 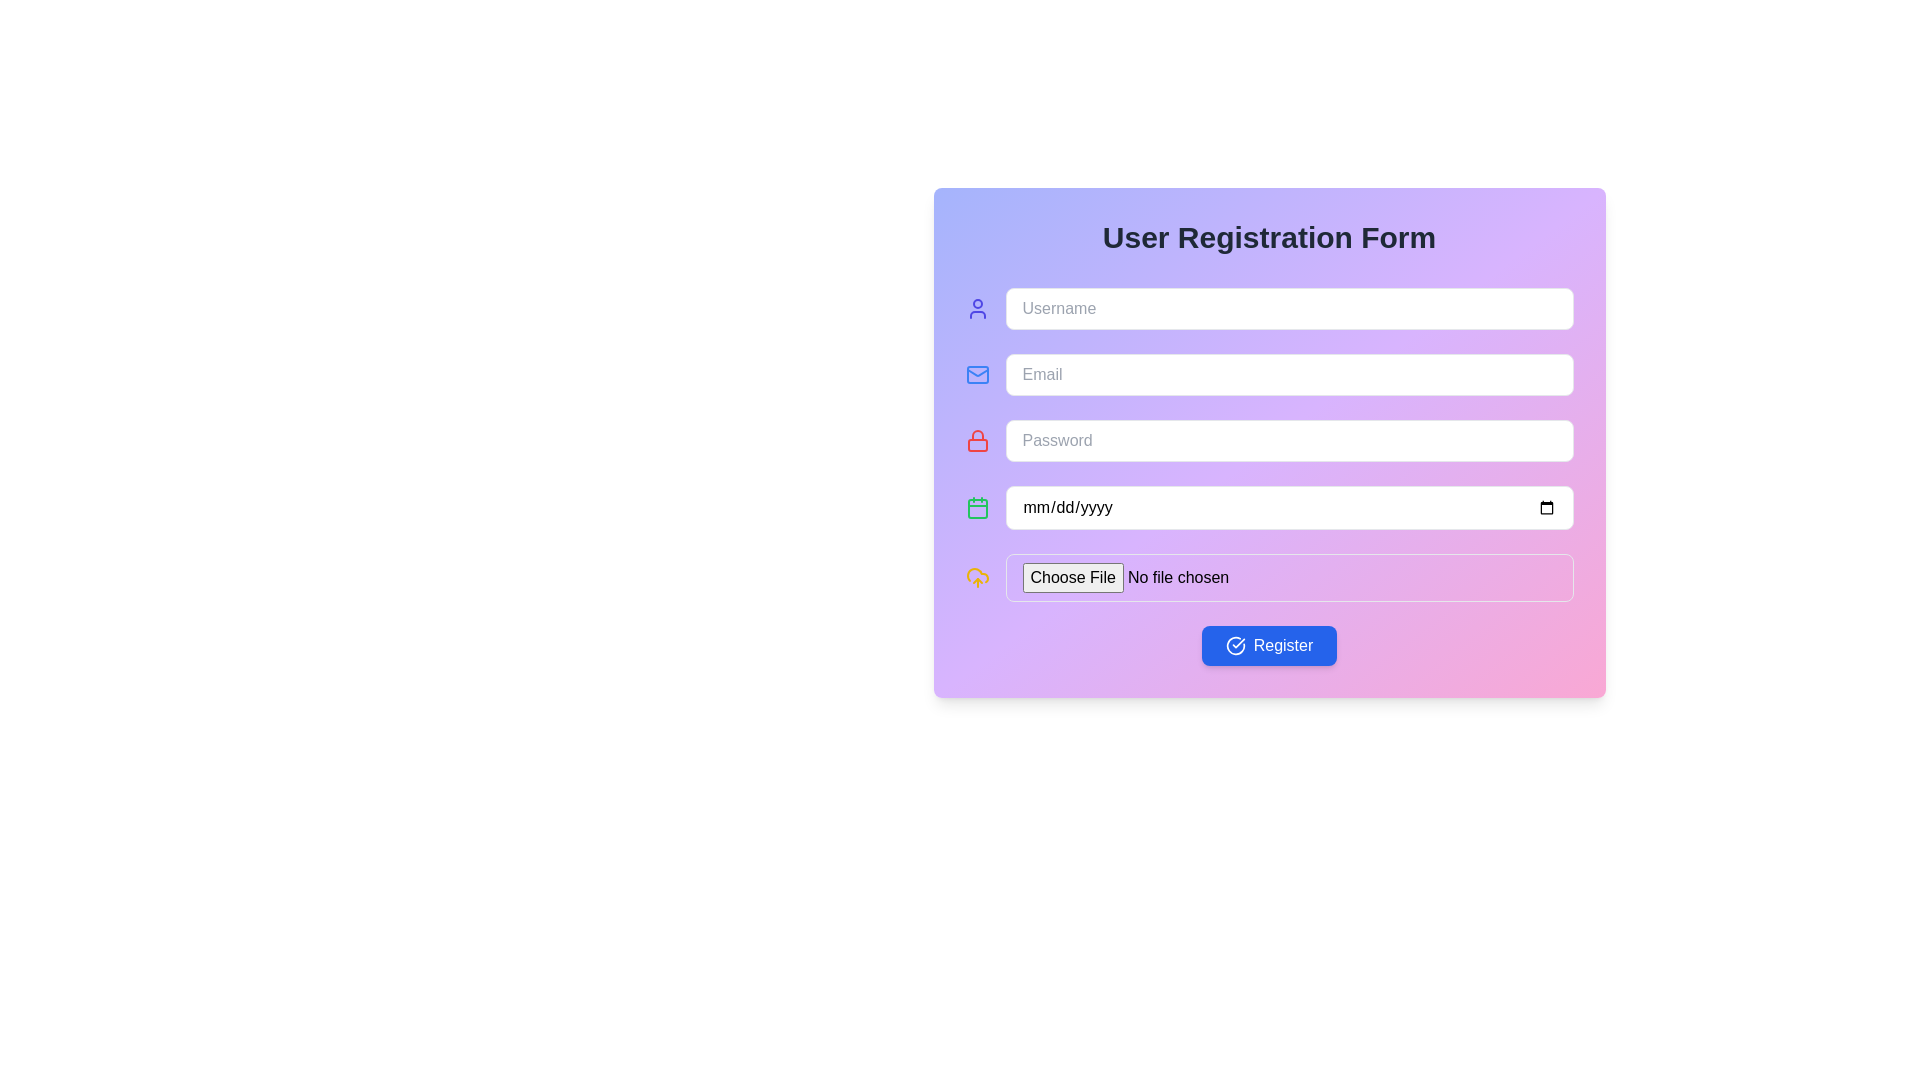 What do you see at coordinates (977, 575) in the screenshot?
I see `the curved line segment of the cloud shape within the SVG graphic representing a 'cloud-upload' symbol` at bounding box center [977, 575].